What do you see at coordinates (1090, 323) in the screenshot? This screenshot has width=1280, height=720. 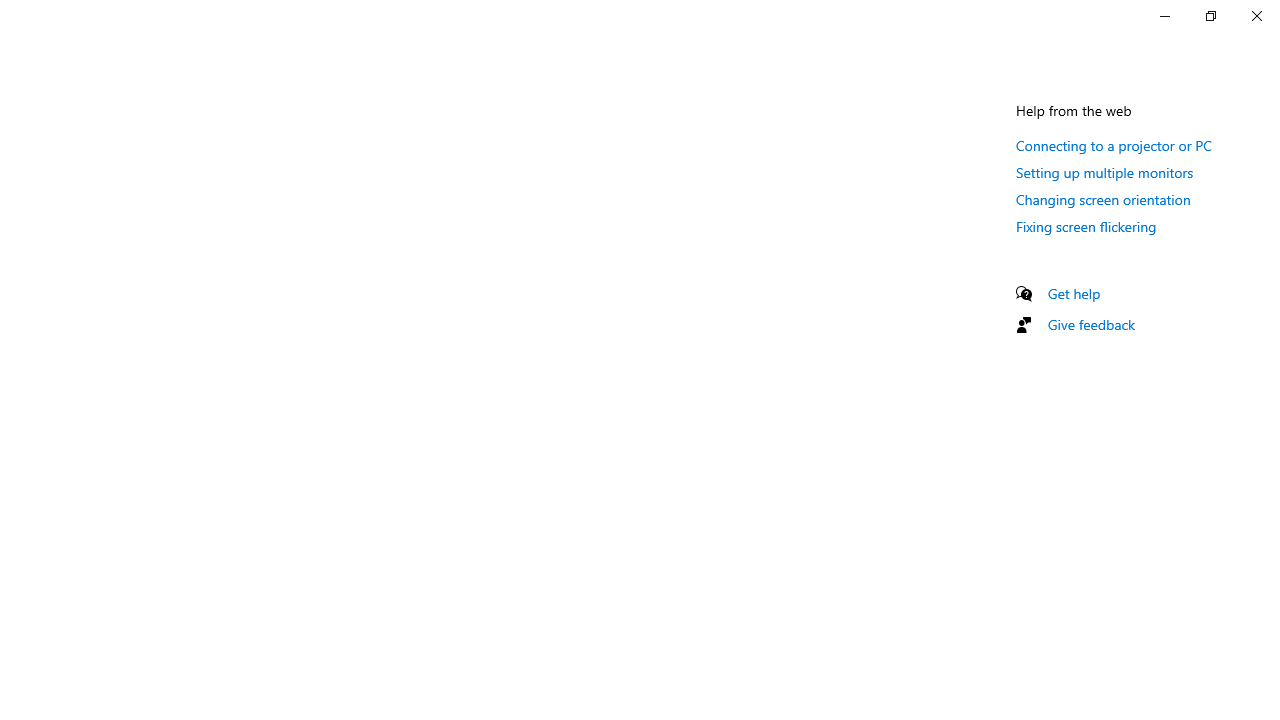 I see `'Give feedback'` at bounding box center [1090, 323].